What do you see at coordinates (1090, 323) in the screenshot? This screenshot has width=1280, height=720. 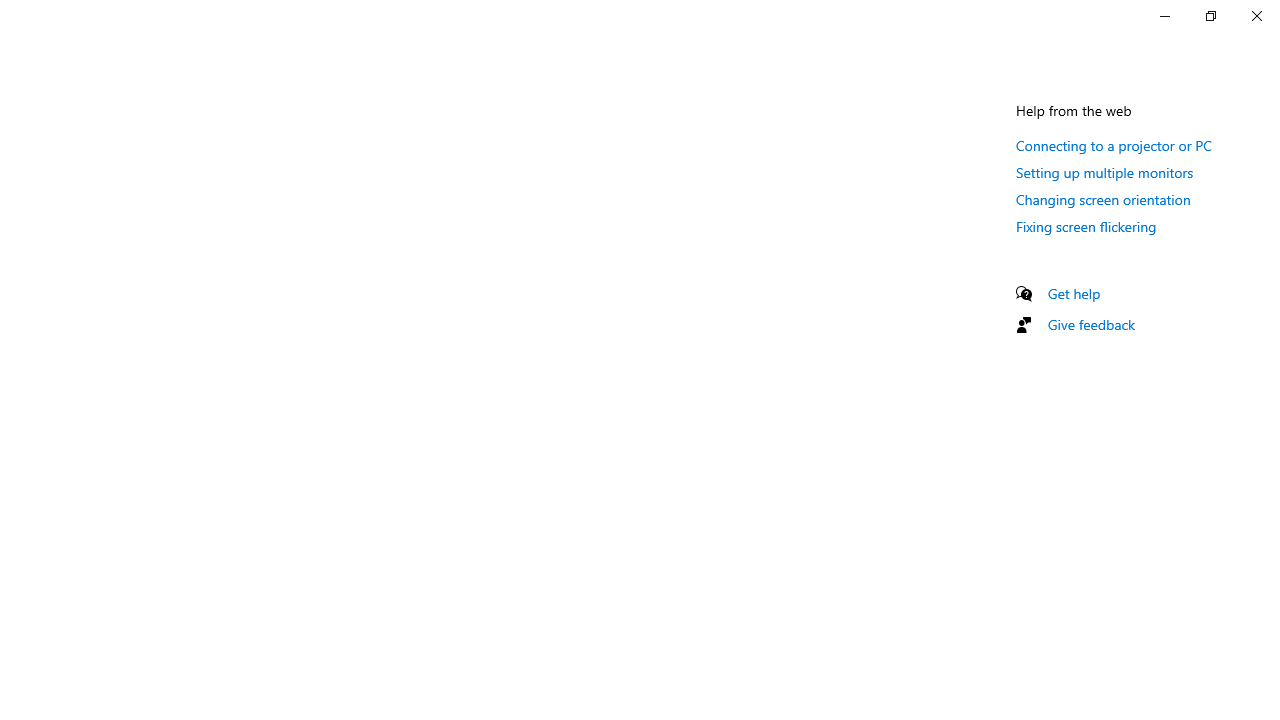 I see `'Give feedback'` at bounding box center [1090, 323].